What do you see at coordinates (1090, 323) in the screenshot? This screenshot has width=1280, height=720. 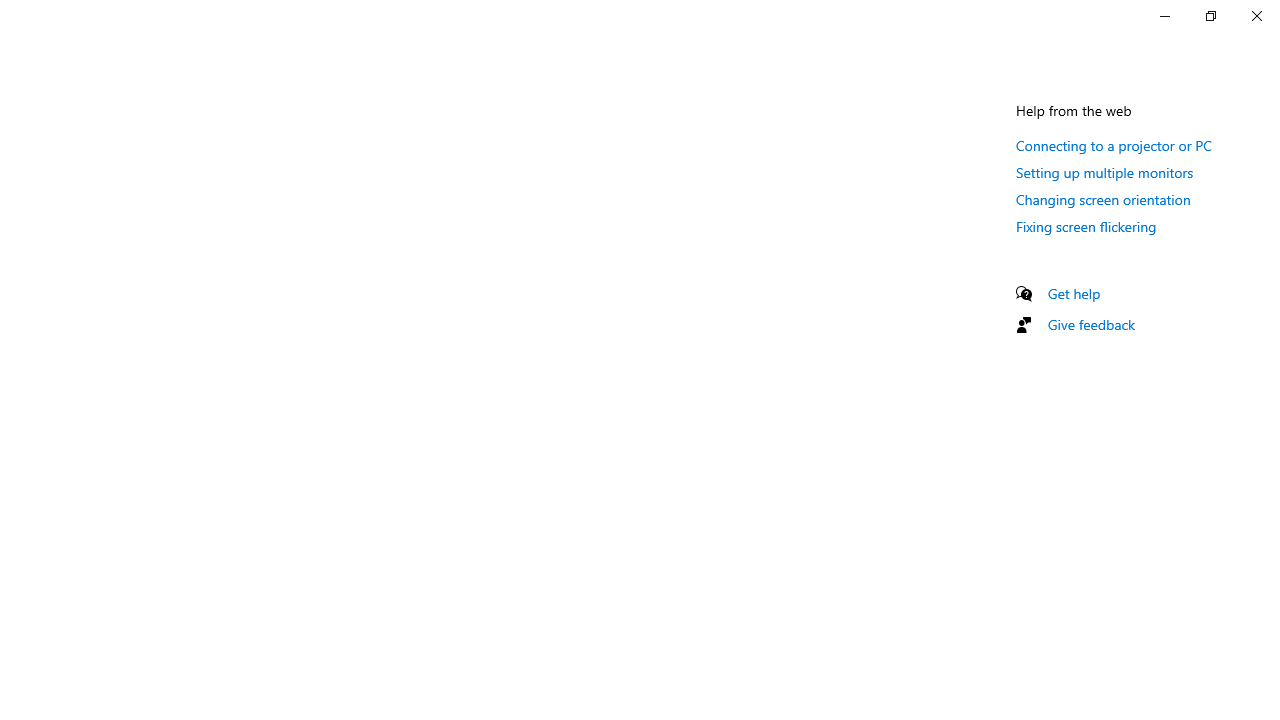 I see `'Give feedback'` at bounding box center [1090, 323].